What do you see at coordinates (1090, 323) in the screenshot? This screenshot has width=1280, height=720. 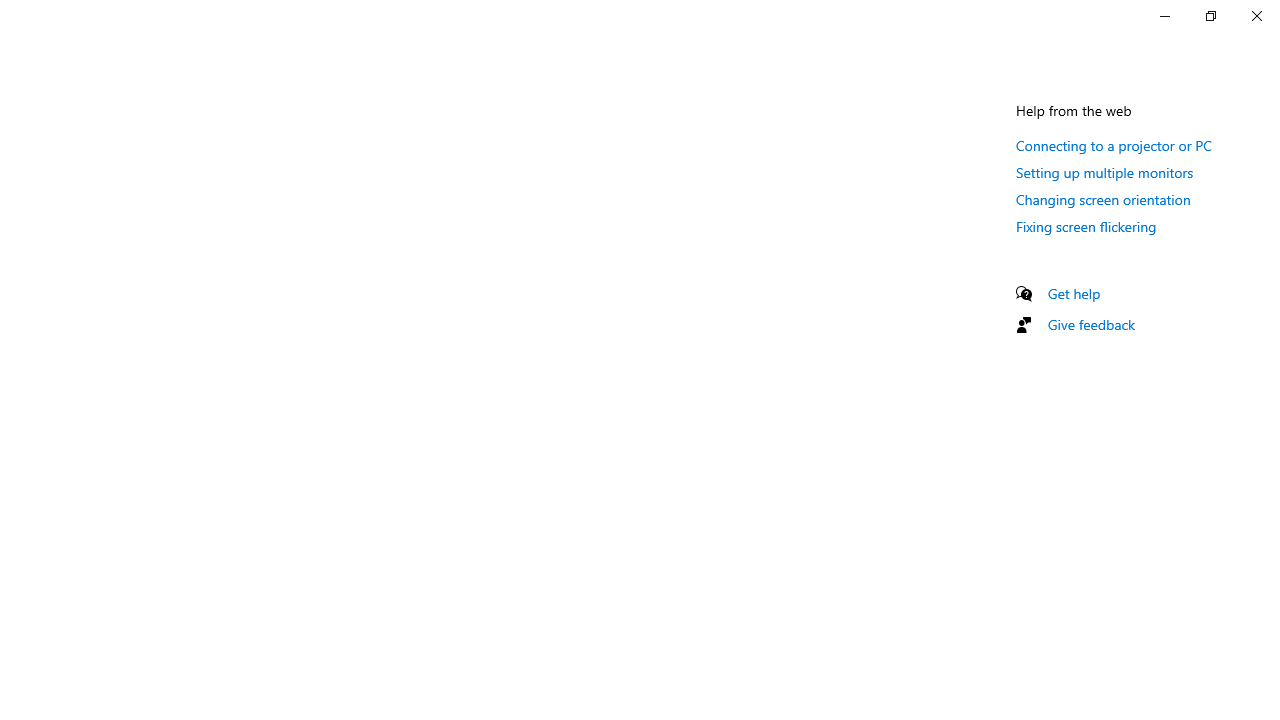 I see `'Give feedback'` at bounding box center [1090, 323].